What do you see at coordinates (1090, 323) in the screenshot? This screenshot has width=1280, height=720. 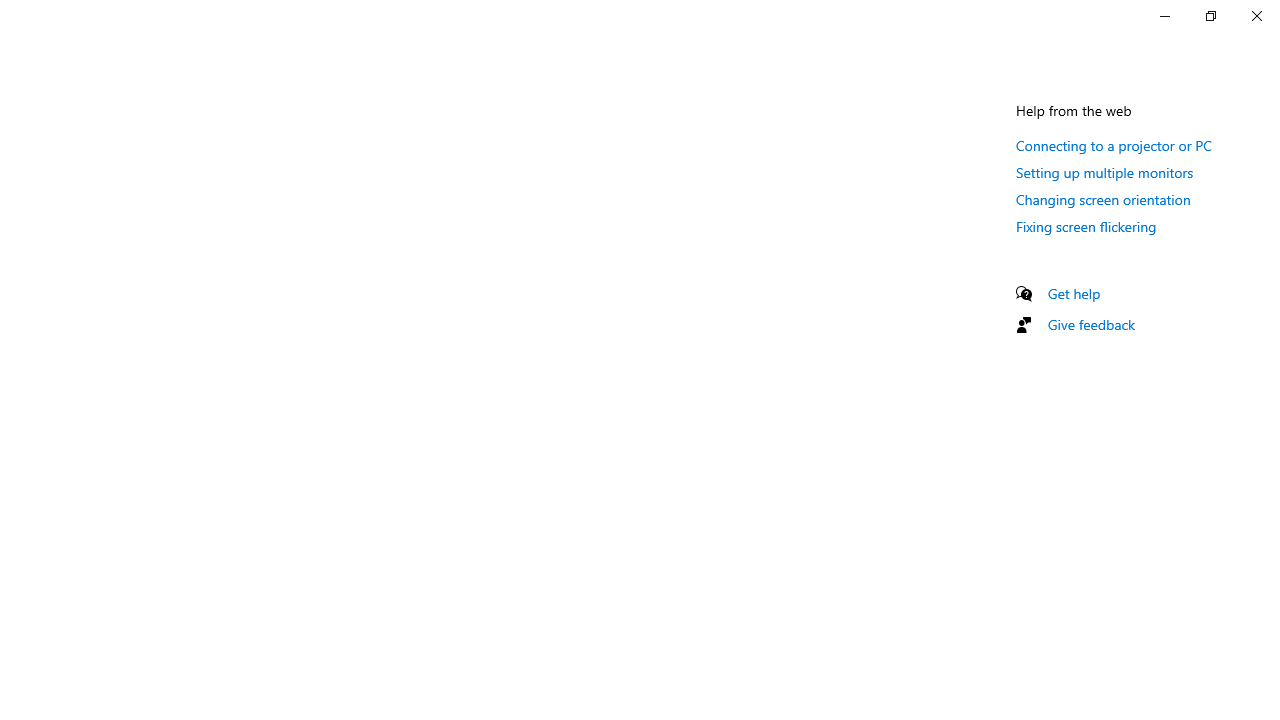 I see `'Give feedback'` at bounding box center [1090, 323].